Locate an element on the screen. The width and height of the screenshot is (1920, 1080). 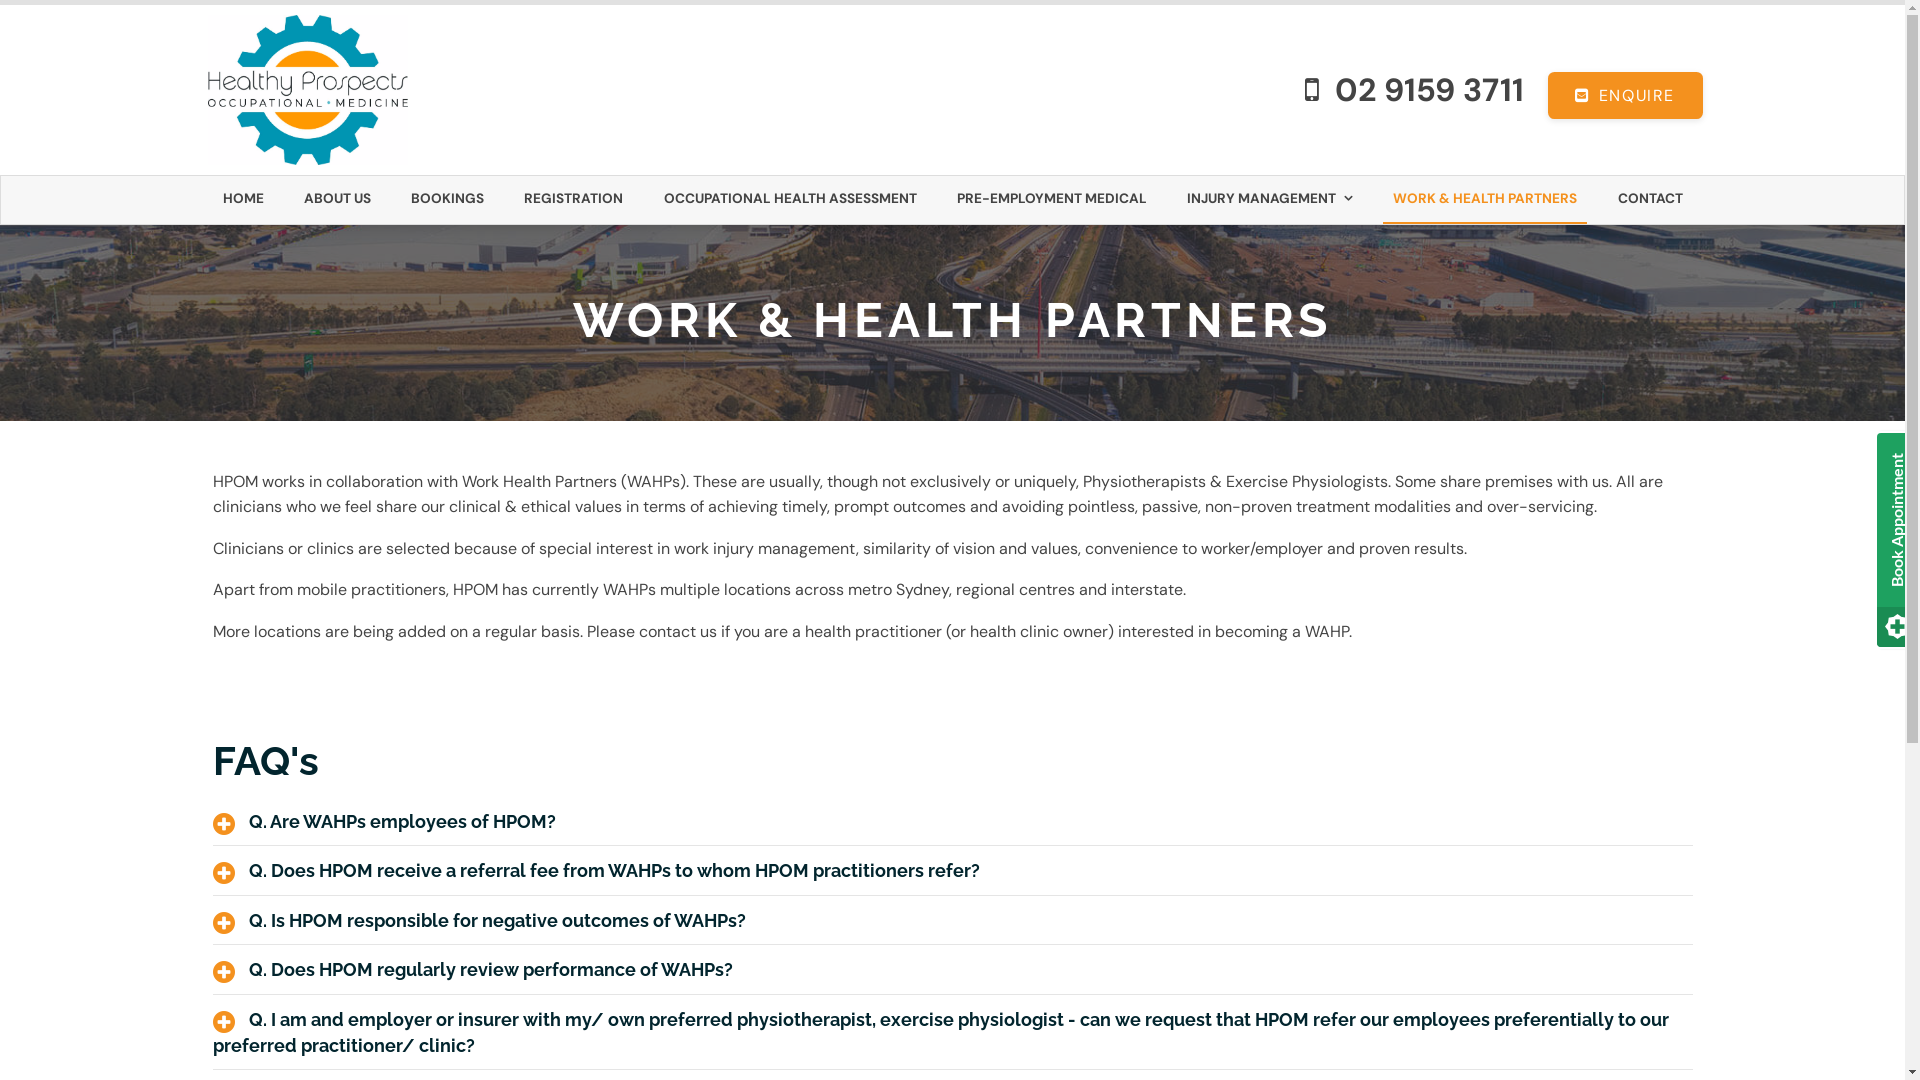
'CONTACT' is located at coordinates (1608, 200).